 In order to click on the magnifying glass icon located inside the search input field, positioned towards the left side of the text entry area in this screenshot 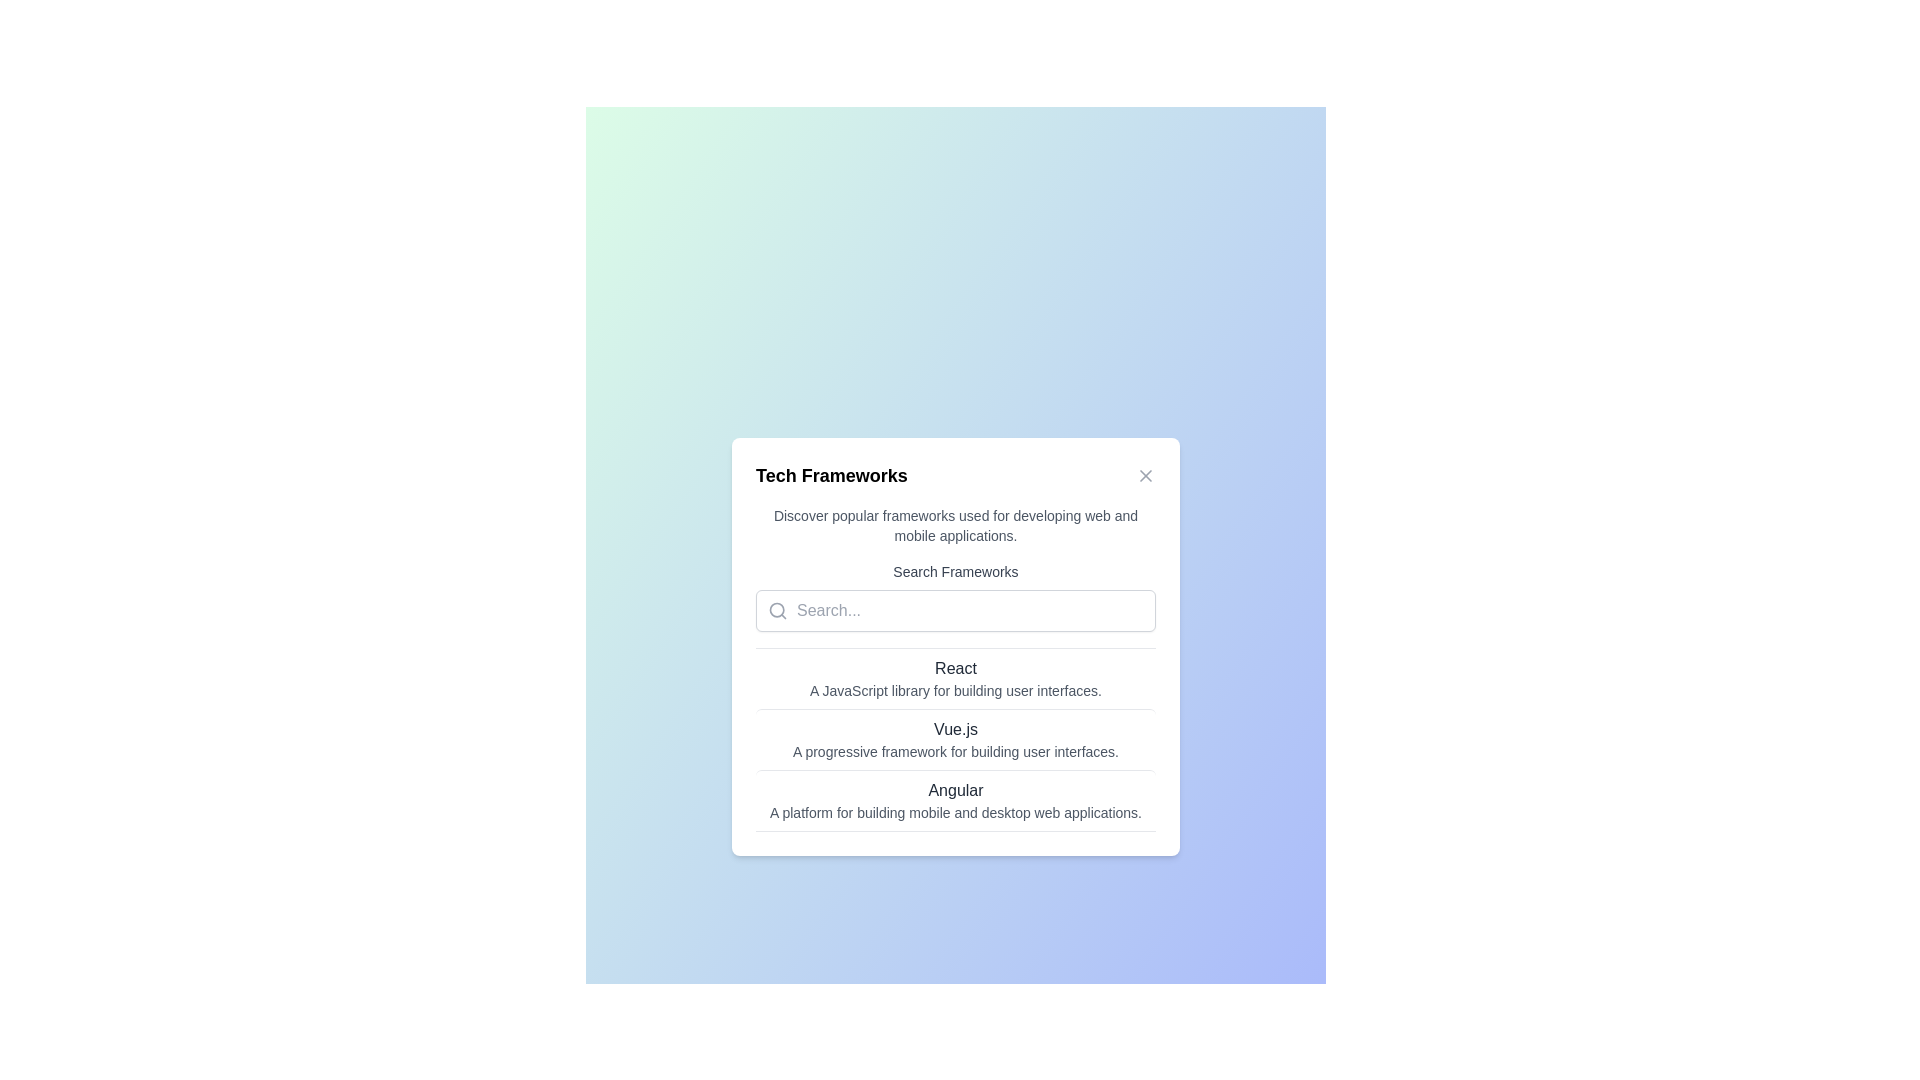, I will do `click(776, 609)`.